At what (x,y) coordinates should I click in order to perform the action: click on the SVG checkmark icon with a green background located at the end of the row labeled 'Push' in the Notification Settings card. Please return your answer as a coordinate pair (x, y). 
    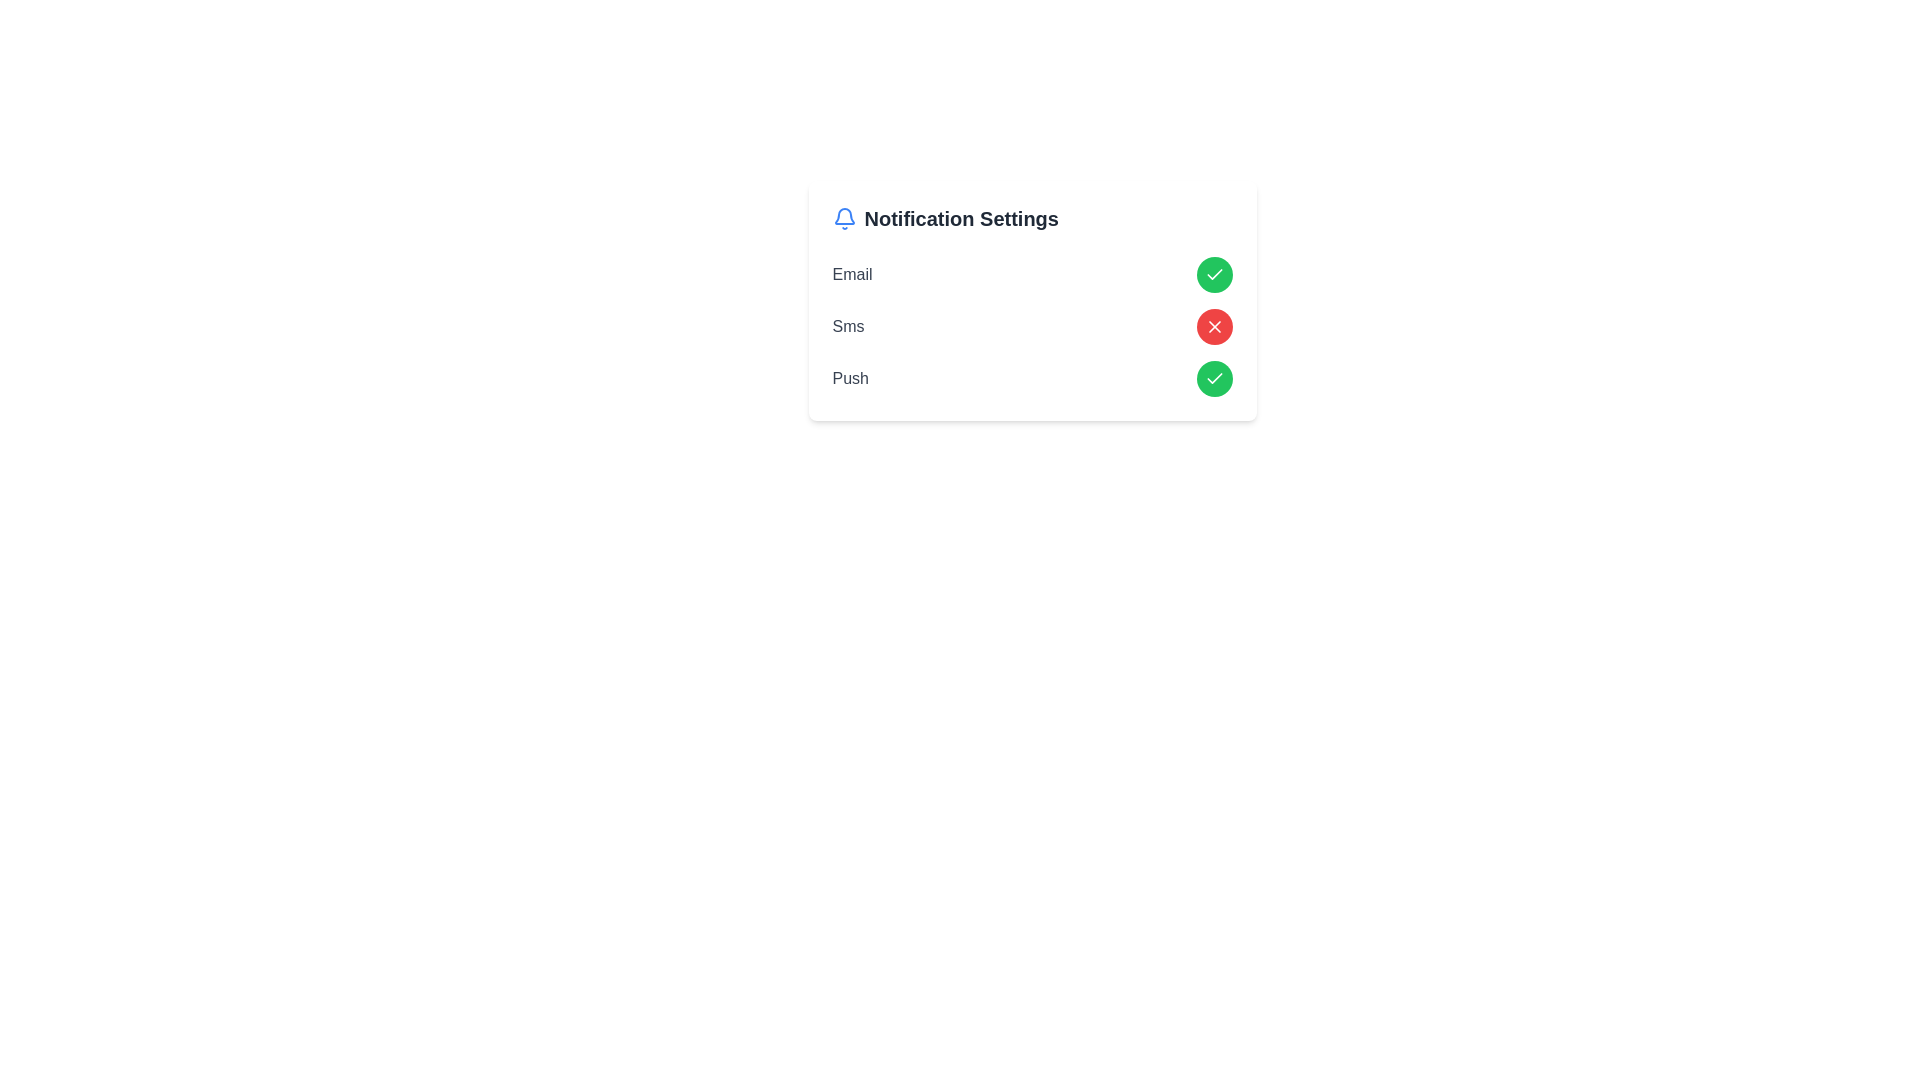
    Looking at the image, I should click on (1213, 378).